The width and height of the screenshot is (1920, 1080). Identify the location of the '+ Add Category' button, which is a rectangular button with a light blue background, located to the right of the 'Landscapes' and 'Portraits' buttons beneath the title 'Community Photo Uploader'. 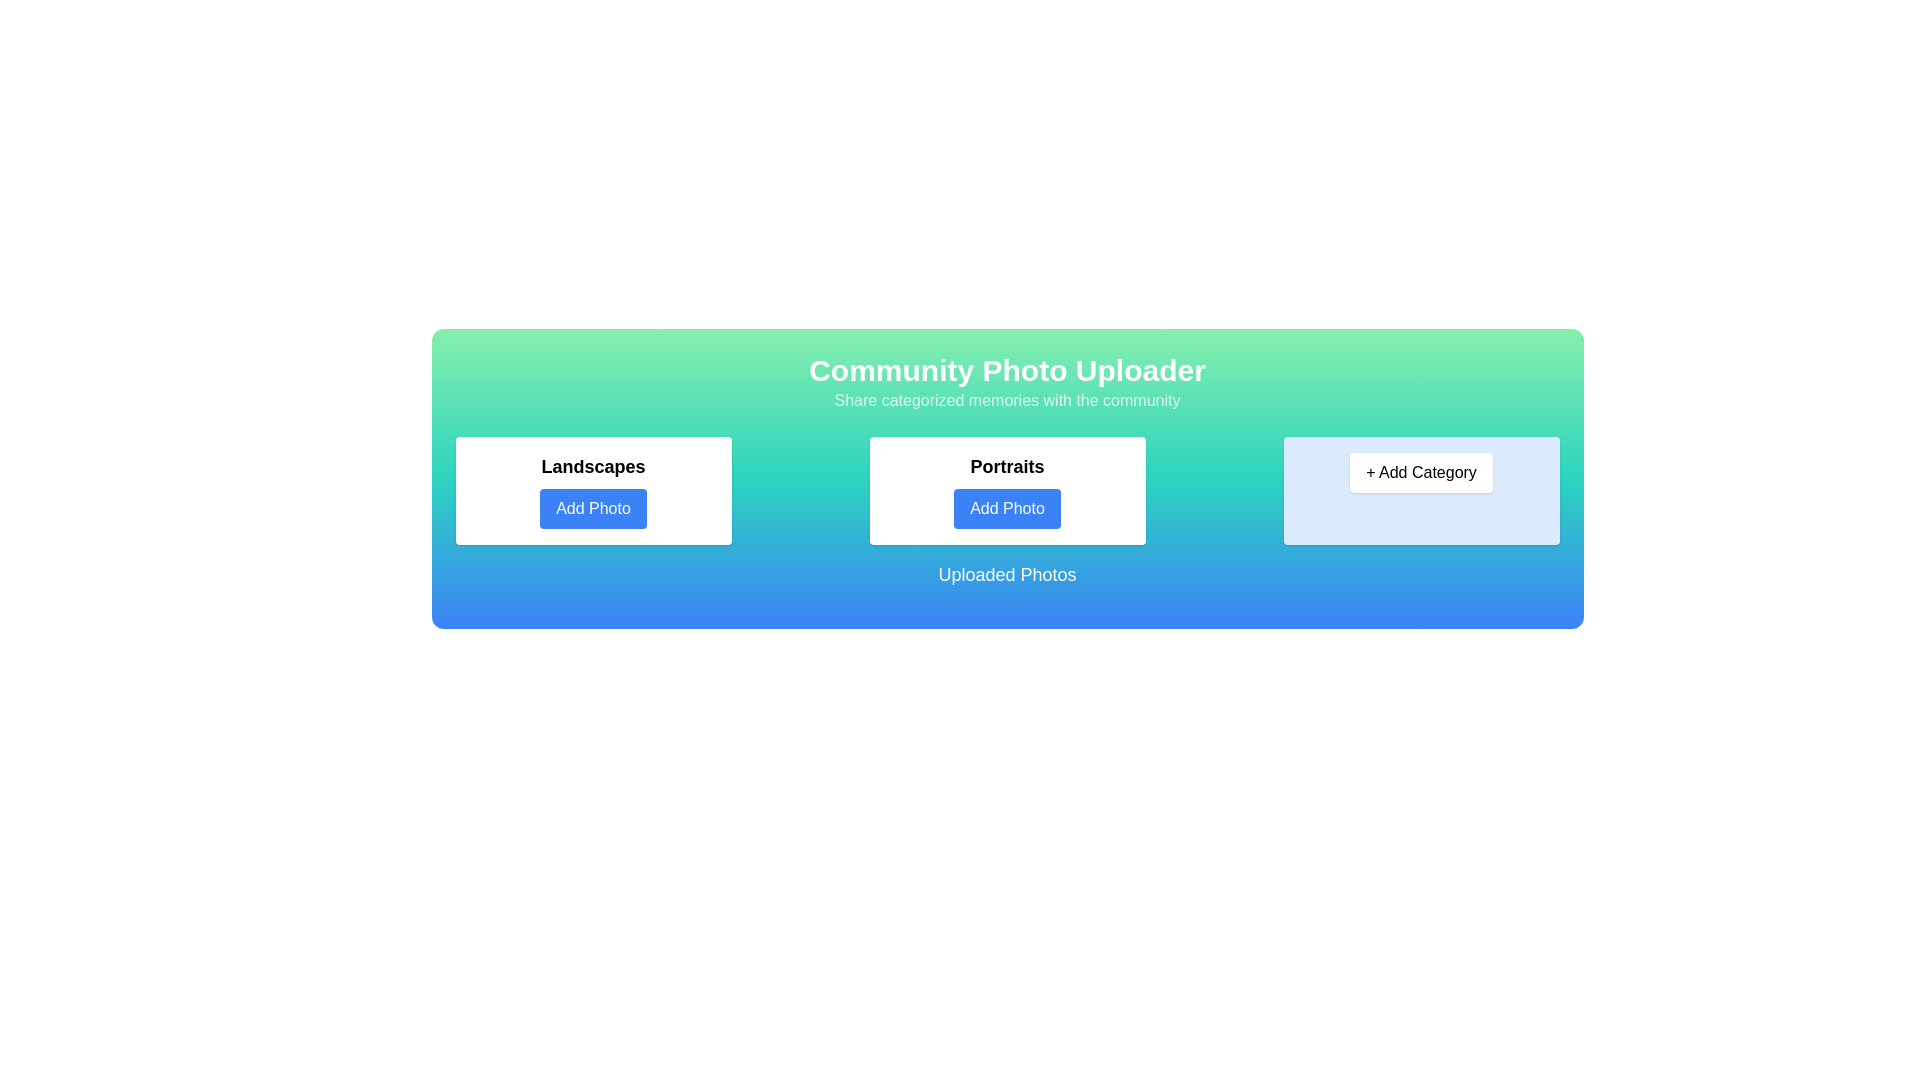
(1420, 490).